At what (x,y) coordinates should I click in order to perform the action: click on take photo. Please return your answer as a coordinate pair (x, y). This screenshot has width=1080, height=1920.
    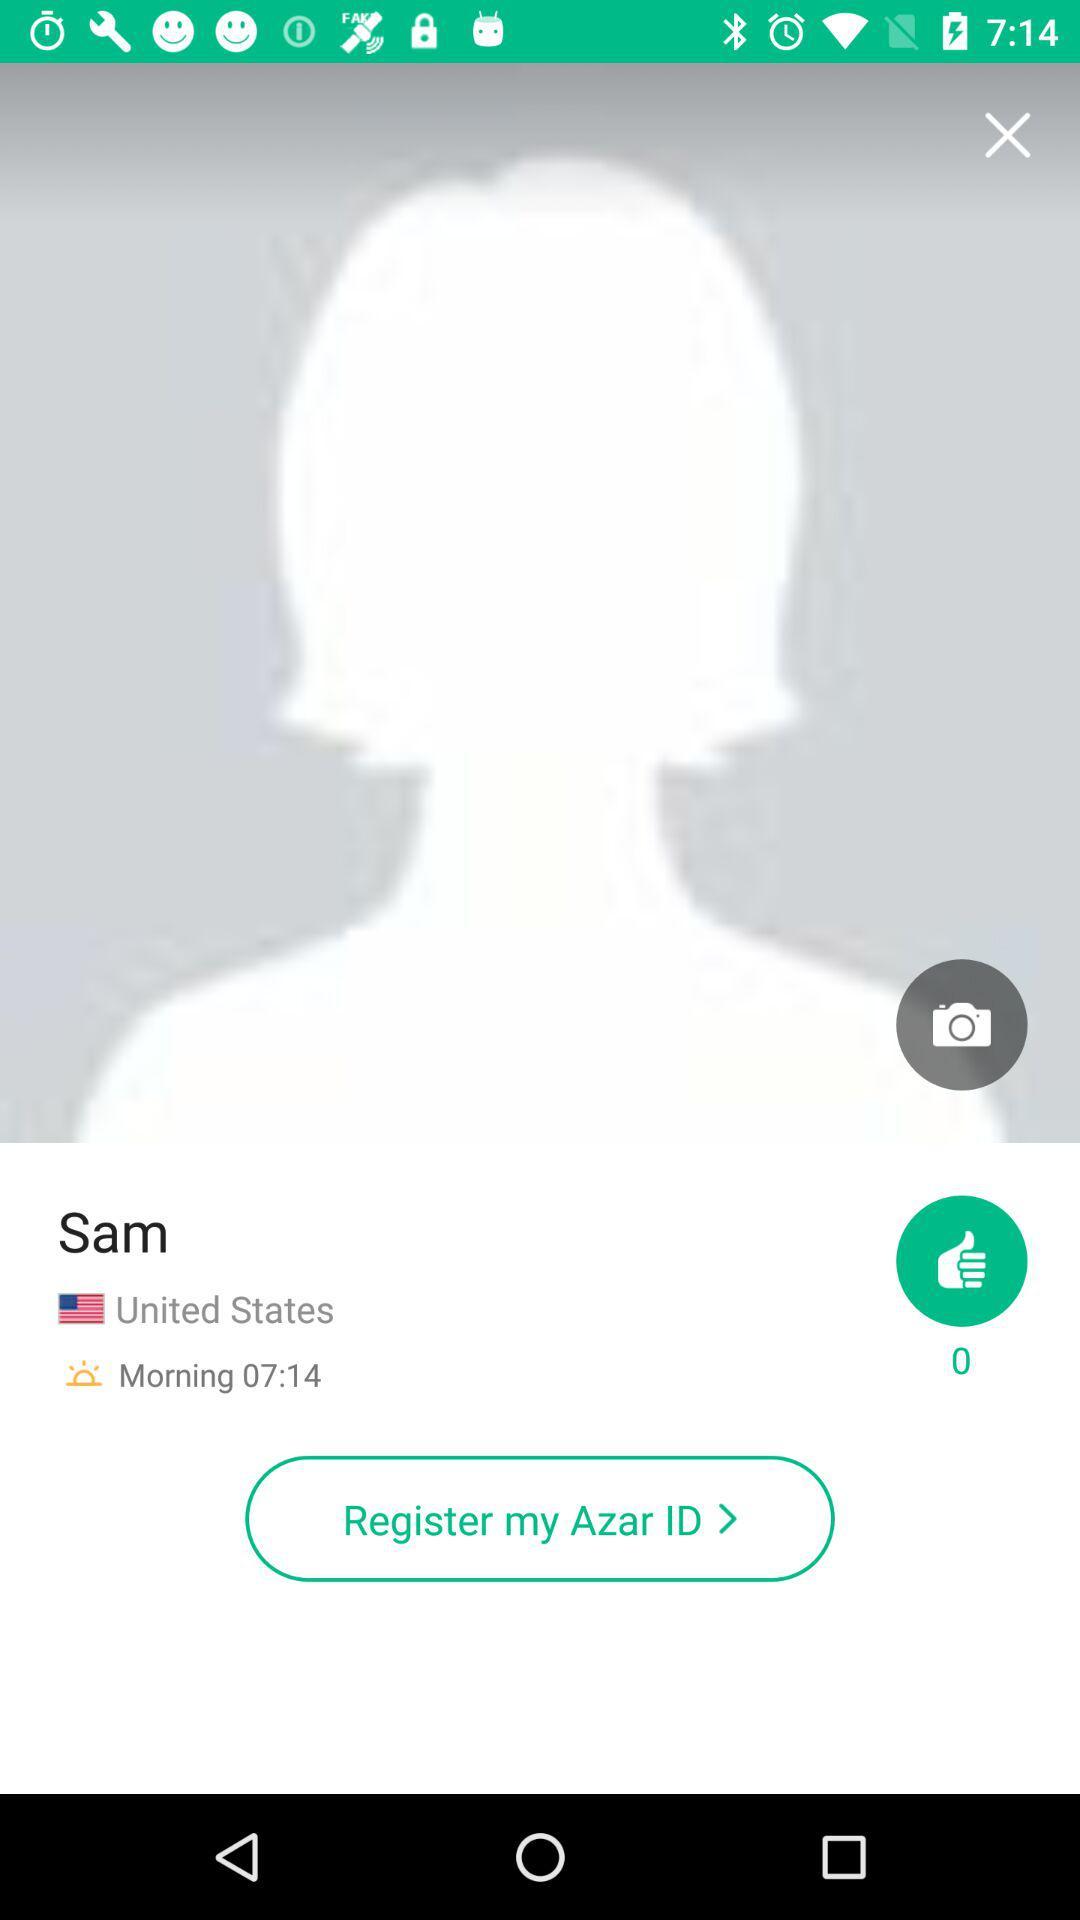
    Looking at the image, I should click on (960, 1024).